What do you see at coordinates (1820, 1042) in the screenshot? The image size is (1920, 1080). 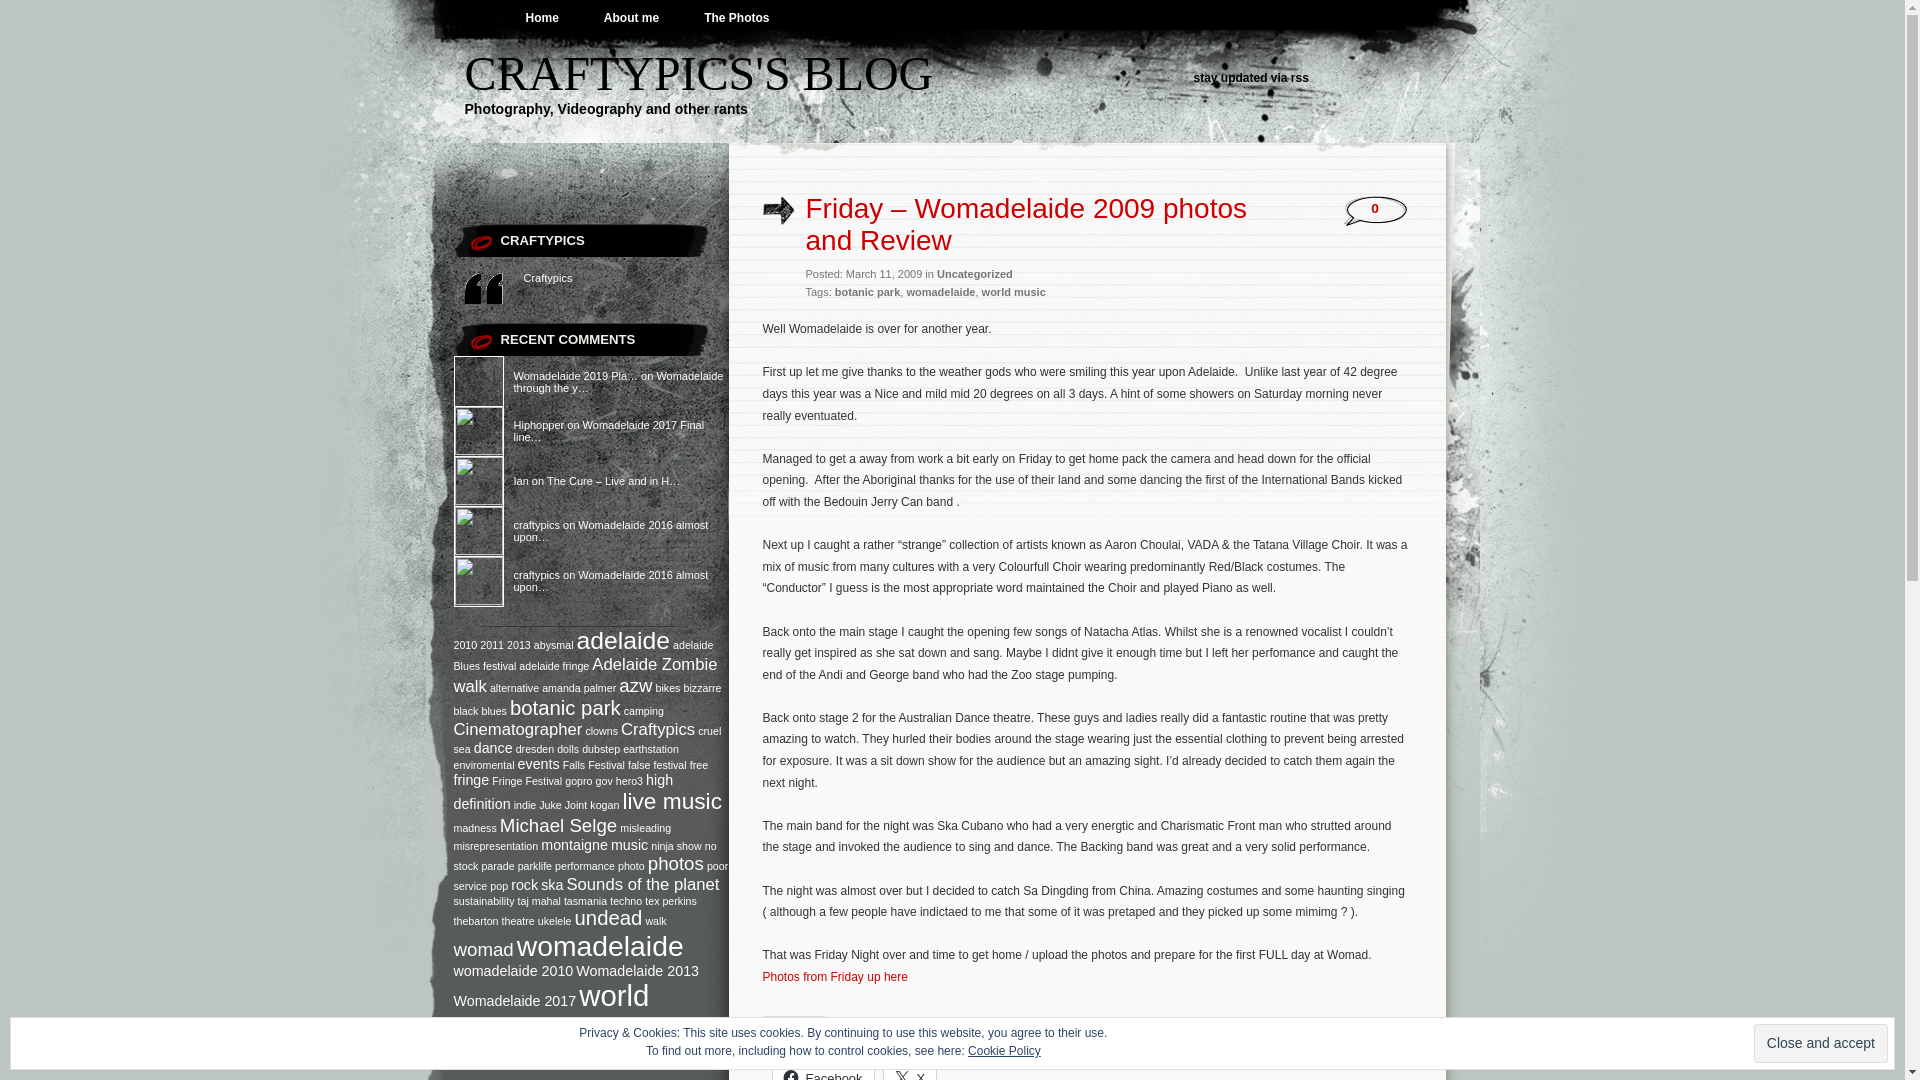 I see `'Close and accept'` at bounding box center [1820, 1042].